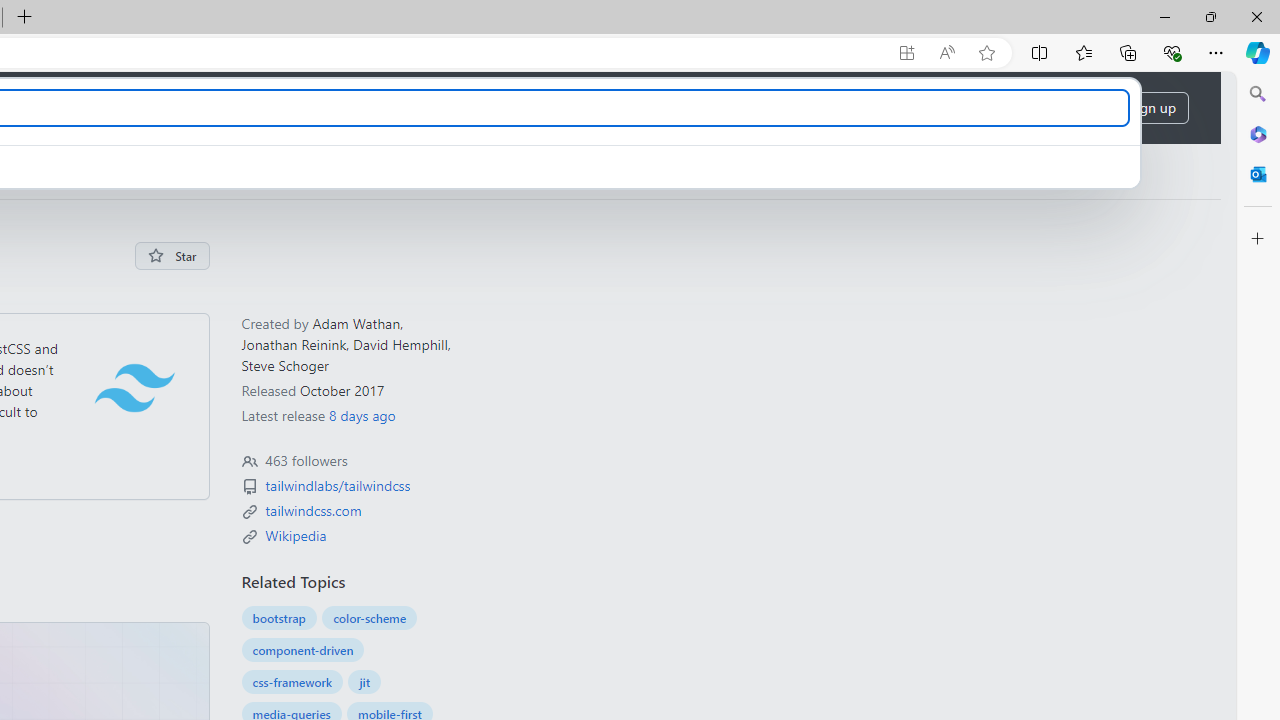  I want to click on 'tailwindcss.com', so click(312, 509).